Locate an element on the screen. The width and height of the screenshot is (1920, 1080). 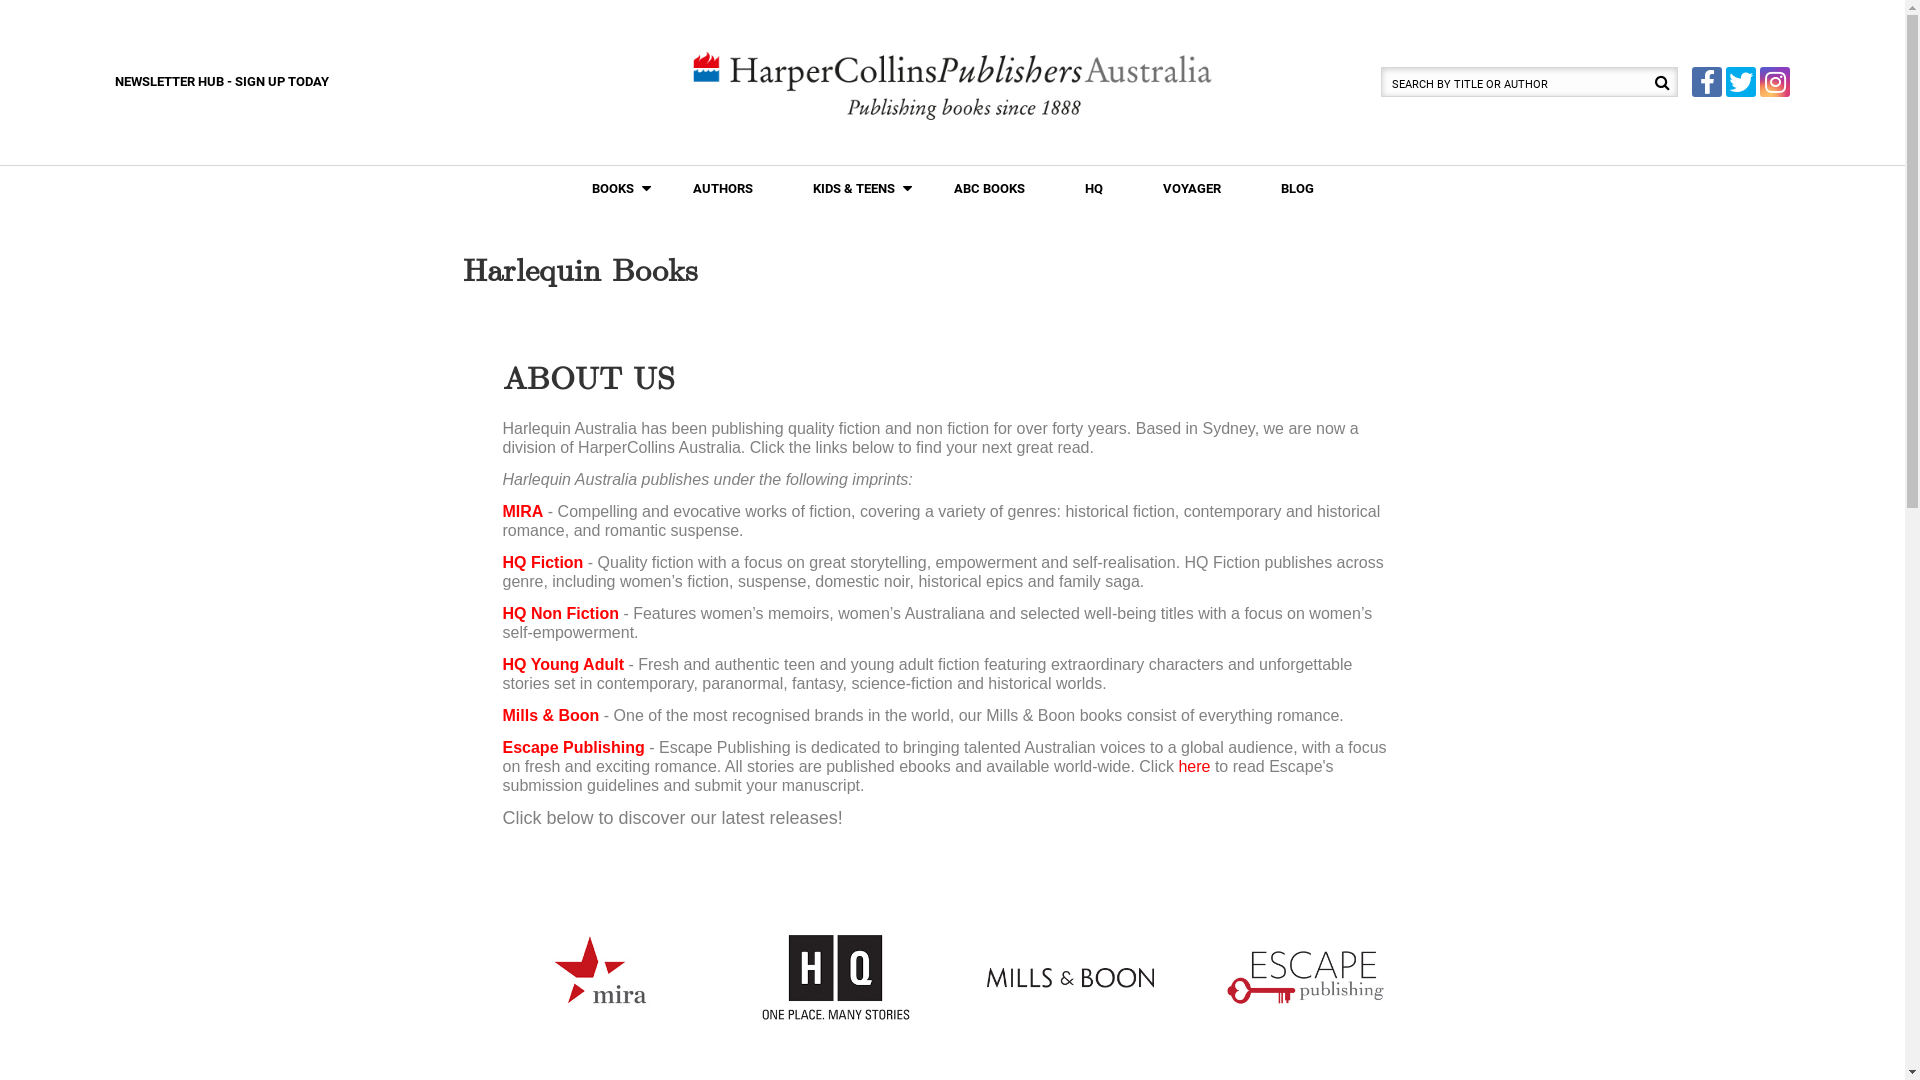
'Twitter' is located at coordinates (1740, 80).